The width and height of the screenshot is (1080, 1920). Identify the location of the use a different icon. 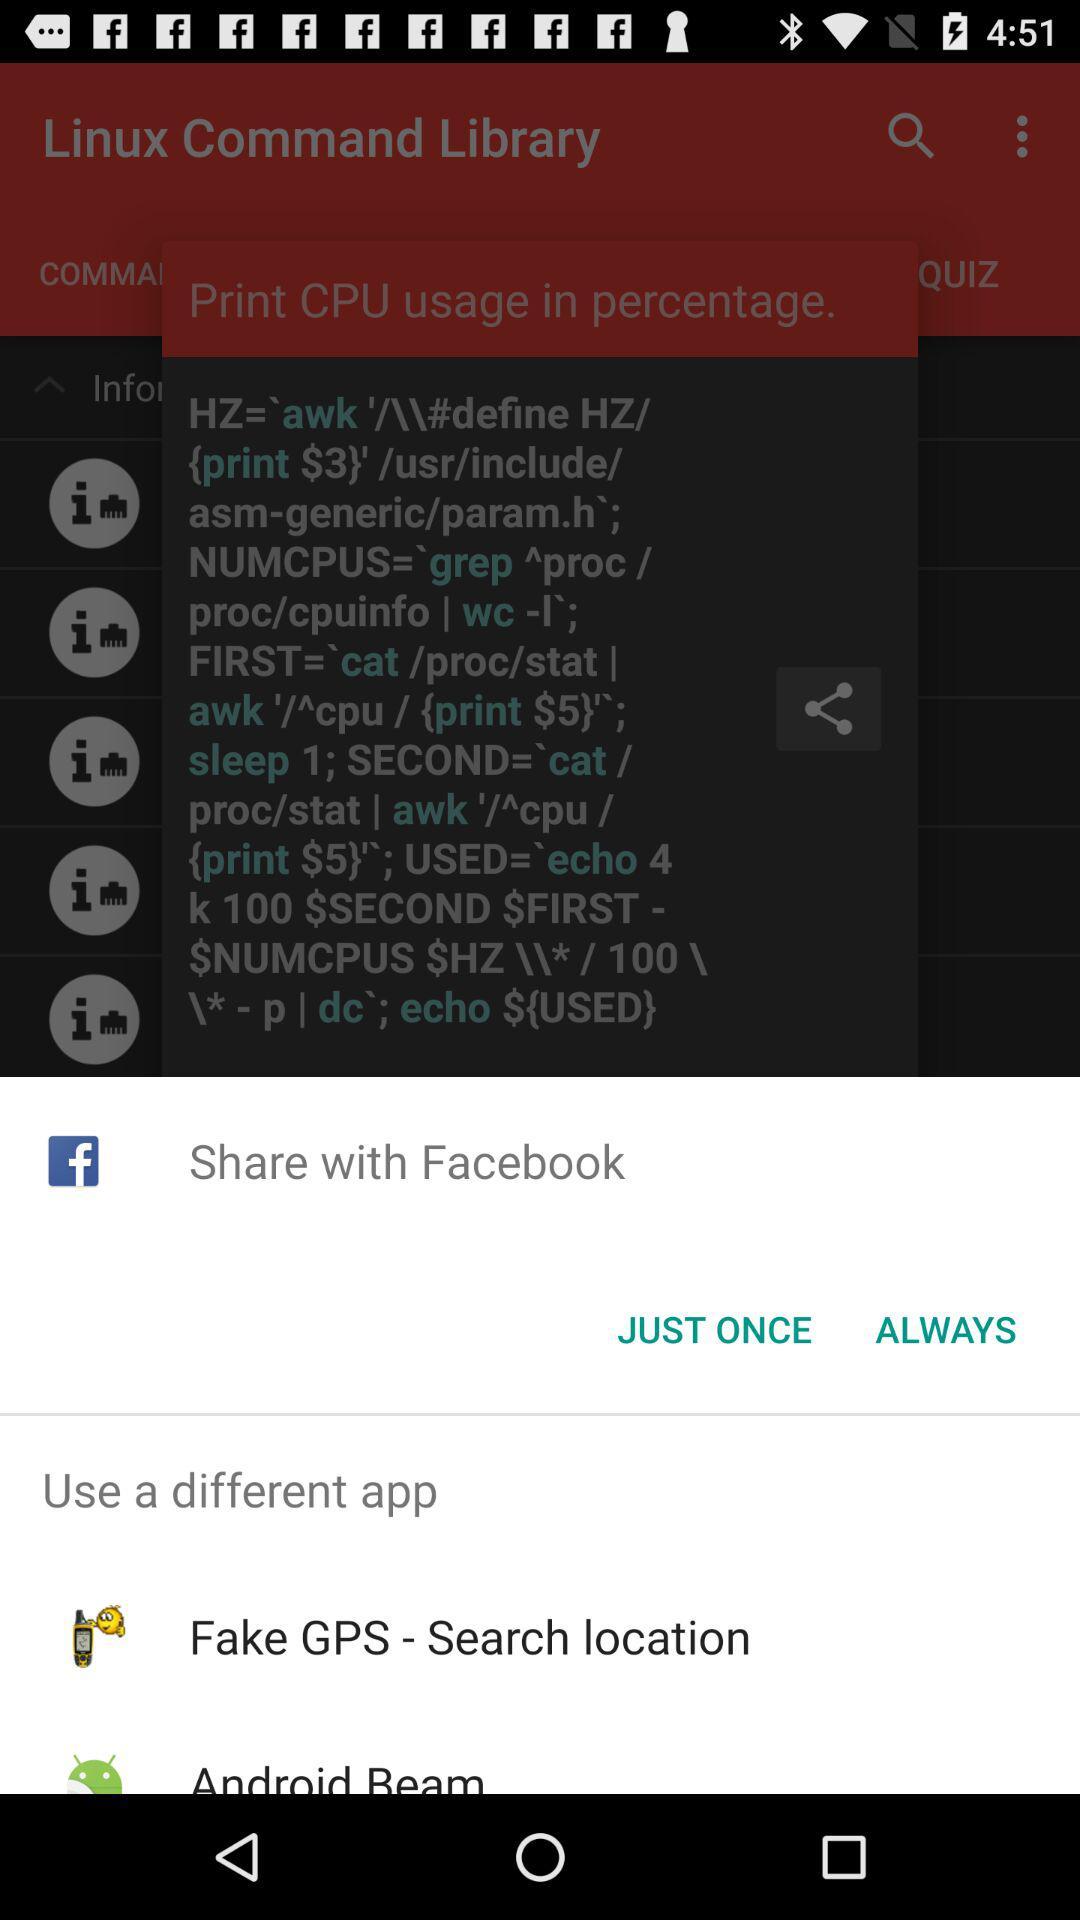
(540, 1489).